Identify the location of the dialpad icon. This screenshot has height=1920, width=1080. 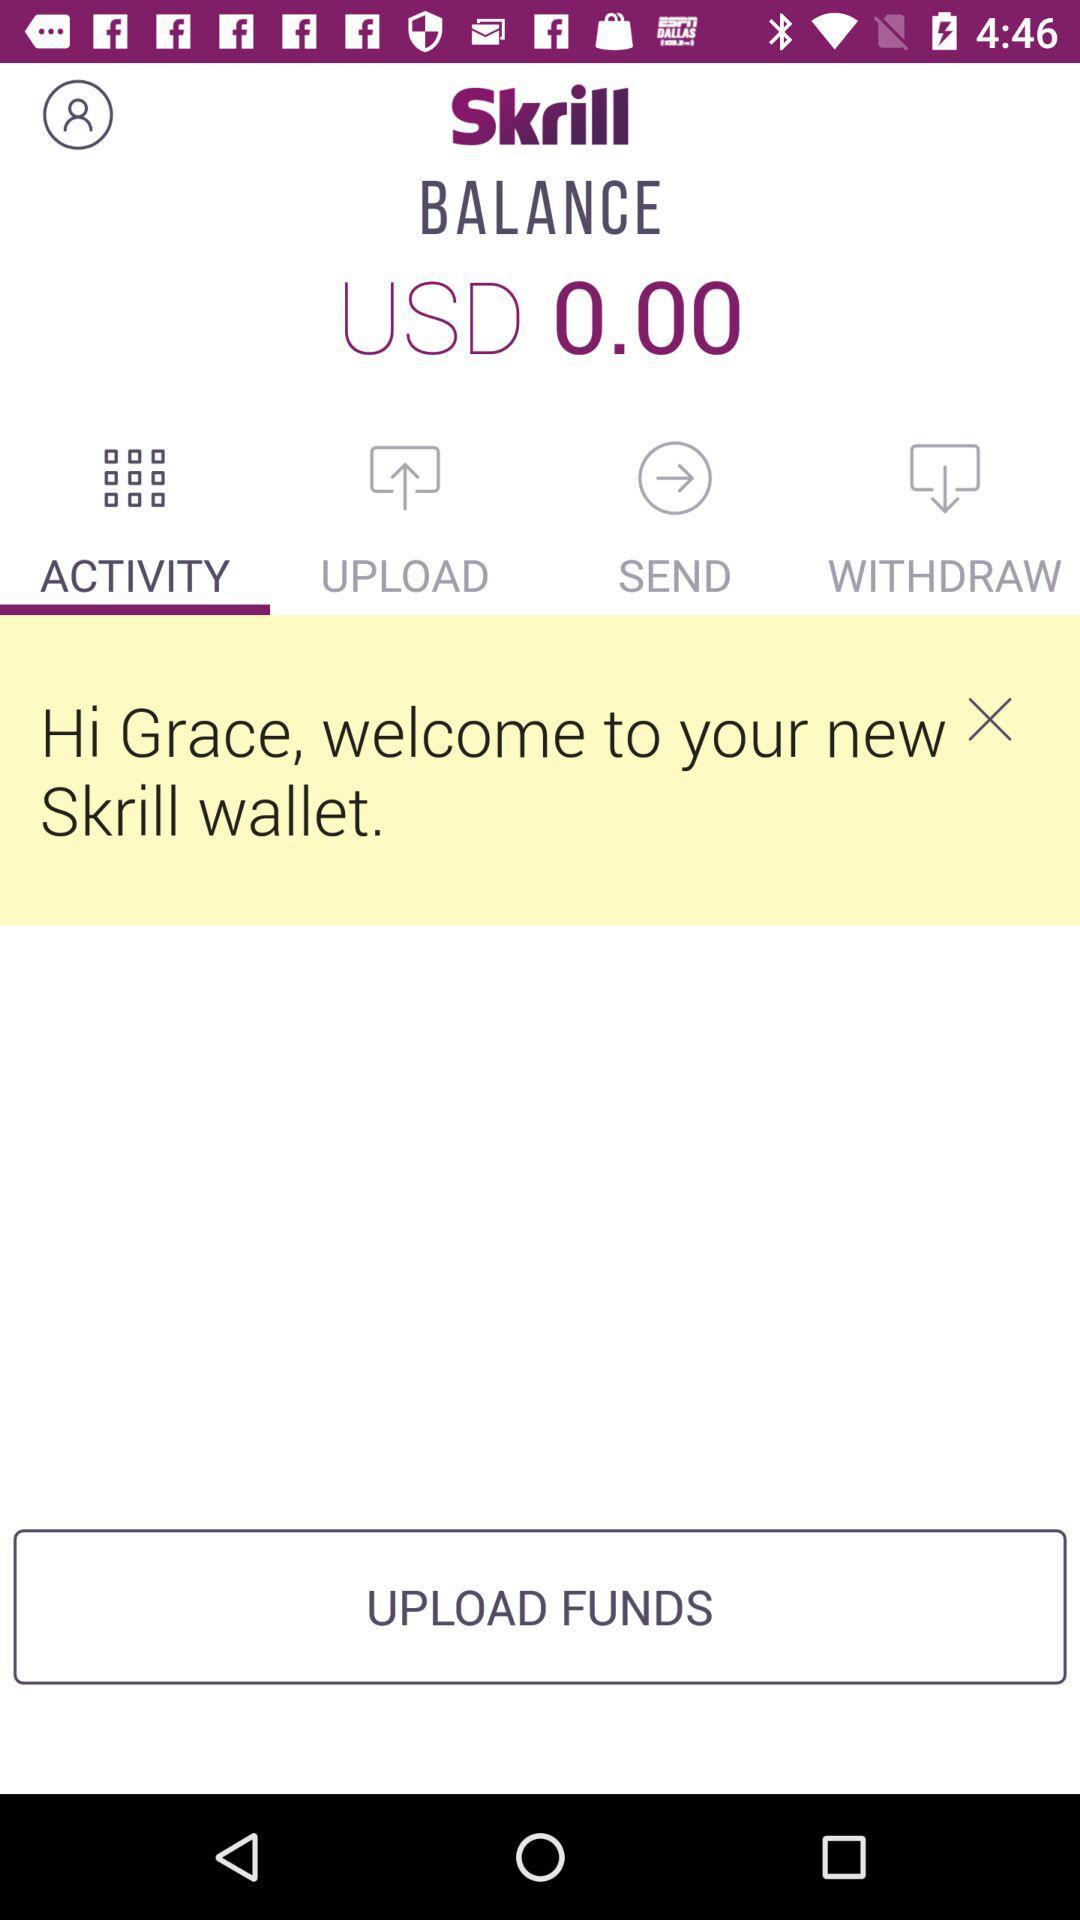
(135, 477).